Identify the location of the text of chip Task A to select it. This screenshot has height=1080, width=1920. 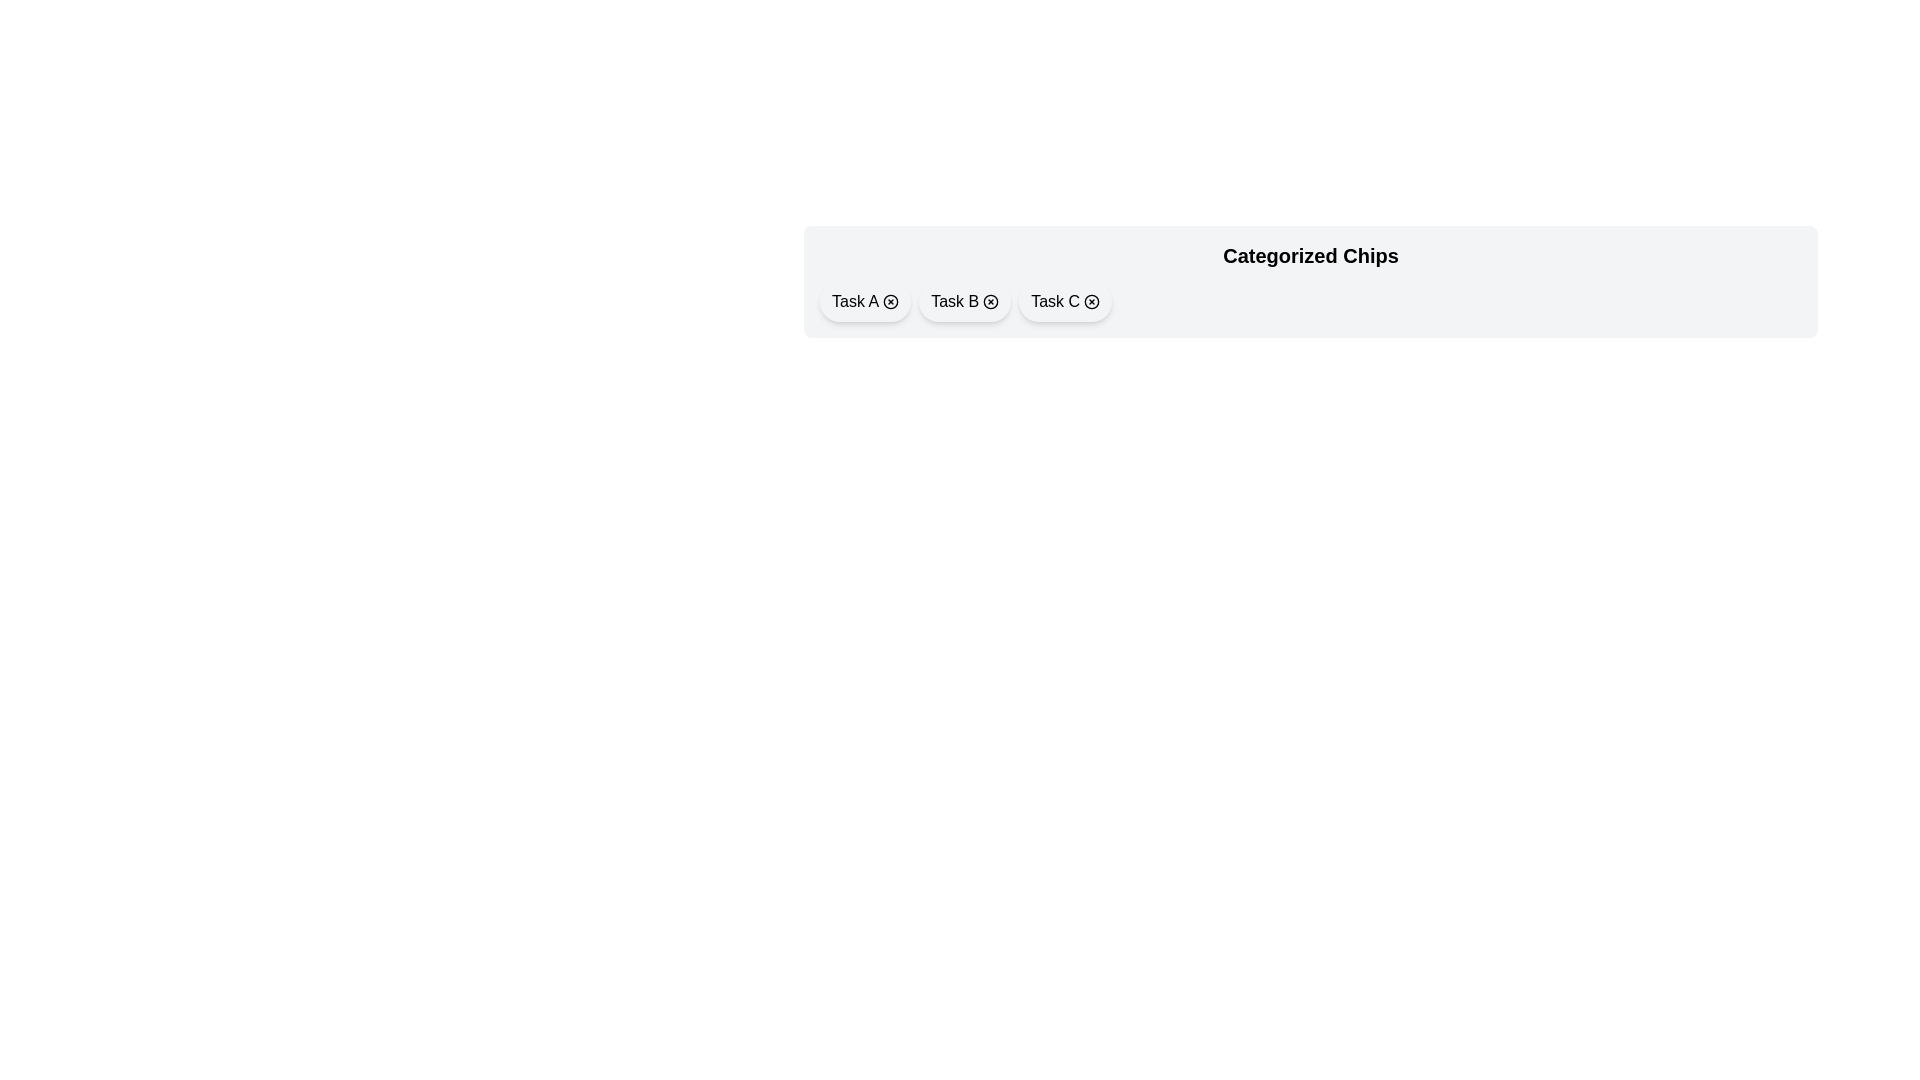
(855, 301).